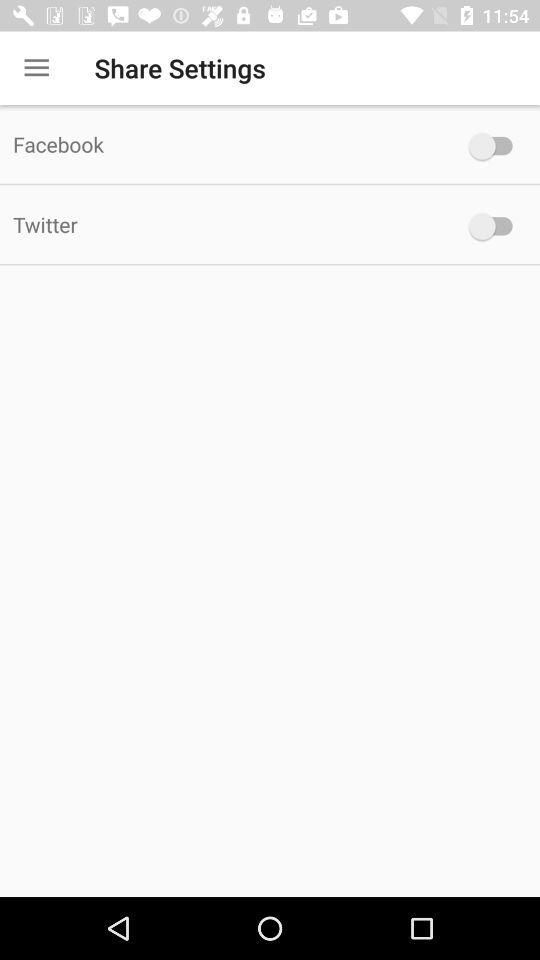  What do you see at coordinates (494, 145) in the screenshot?
I see `facebook` at bounding box center [494, 145].